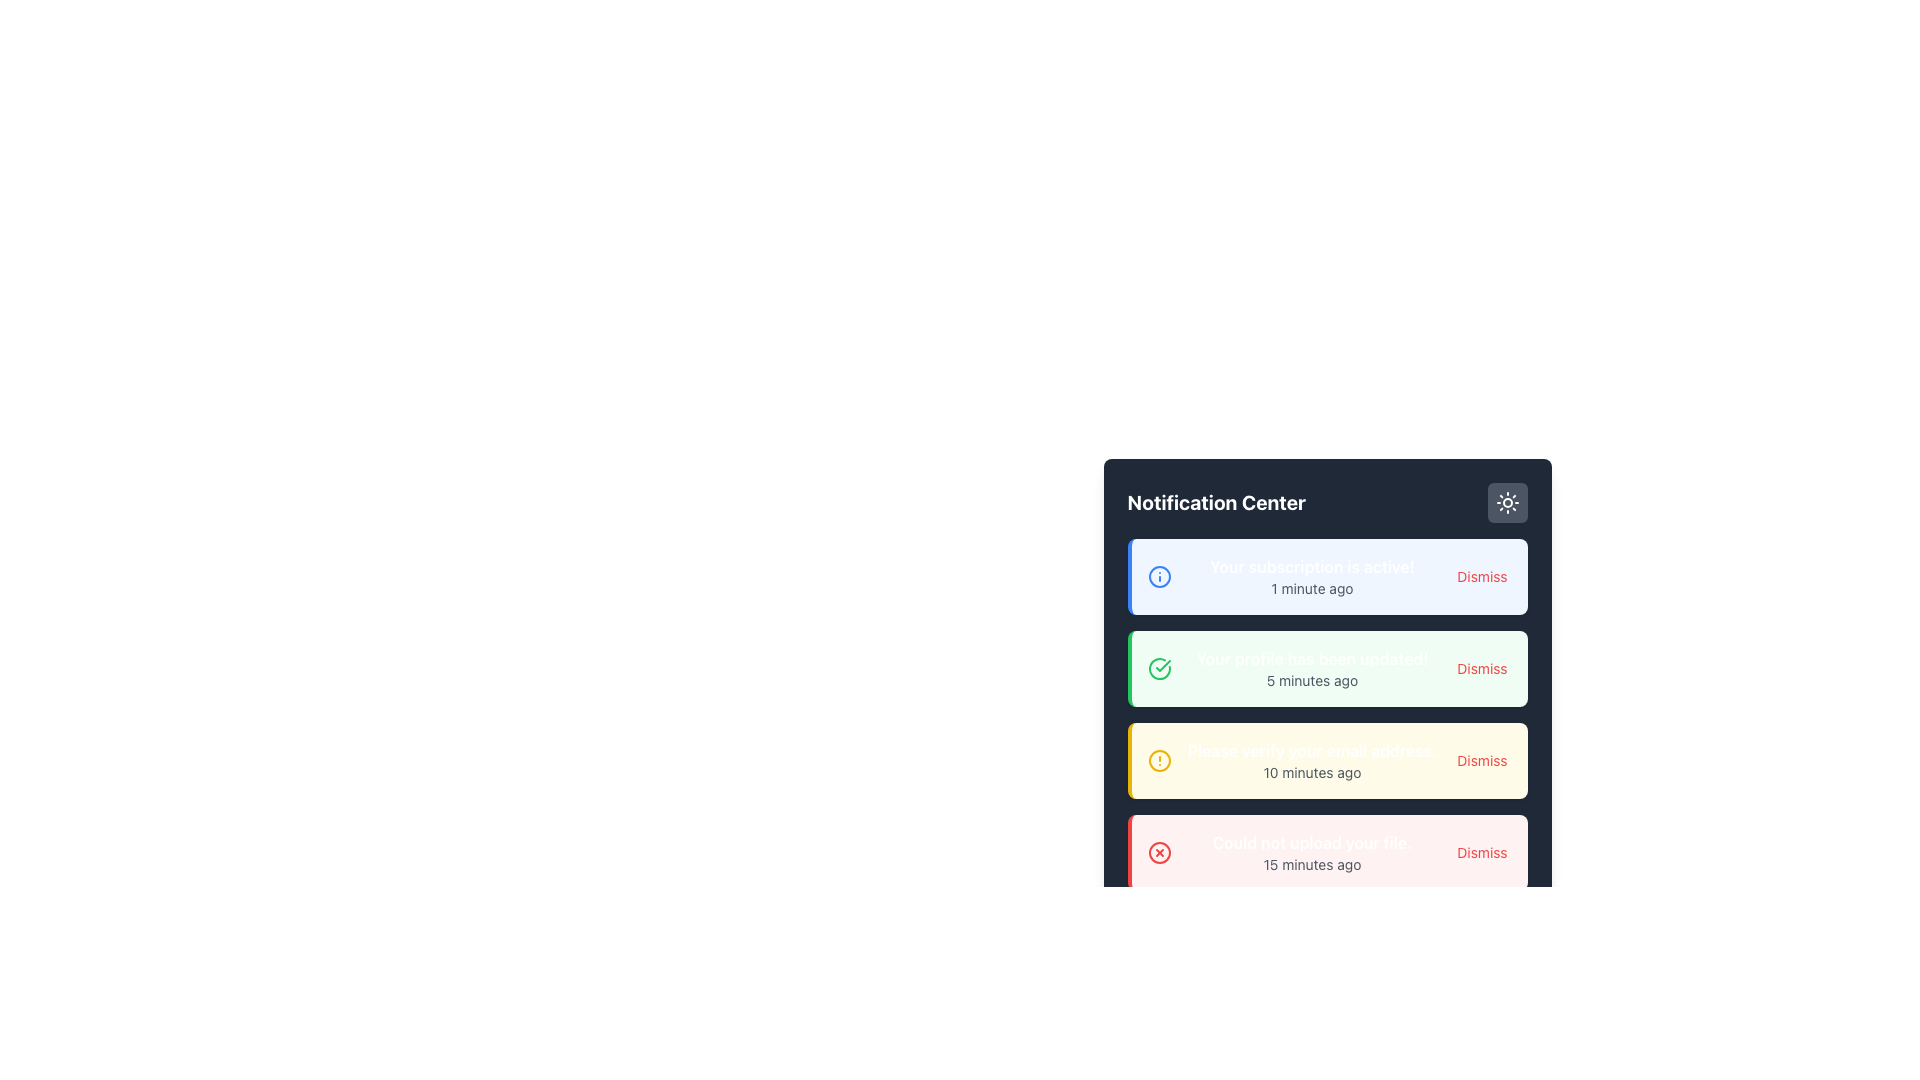 Image resolution: width=1920 pixels, height=1080 pixels. I want to click on time-related information displayed in the text label that shows '15 minutes ago' located below the 'Could not upload your file.' message in the fourth notification card, so click(1312, 863).